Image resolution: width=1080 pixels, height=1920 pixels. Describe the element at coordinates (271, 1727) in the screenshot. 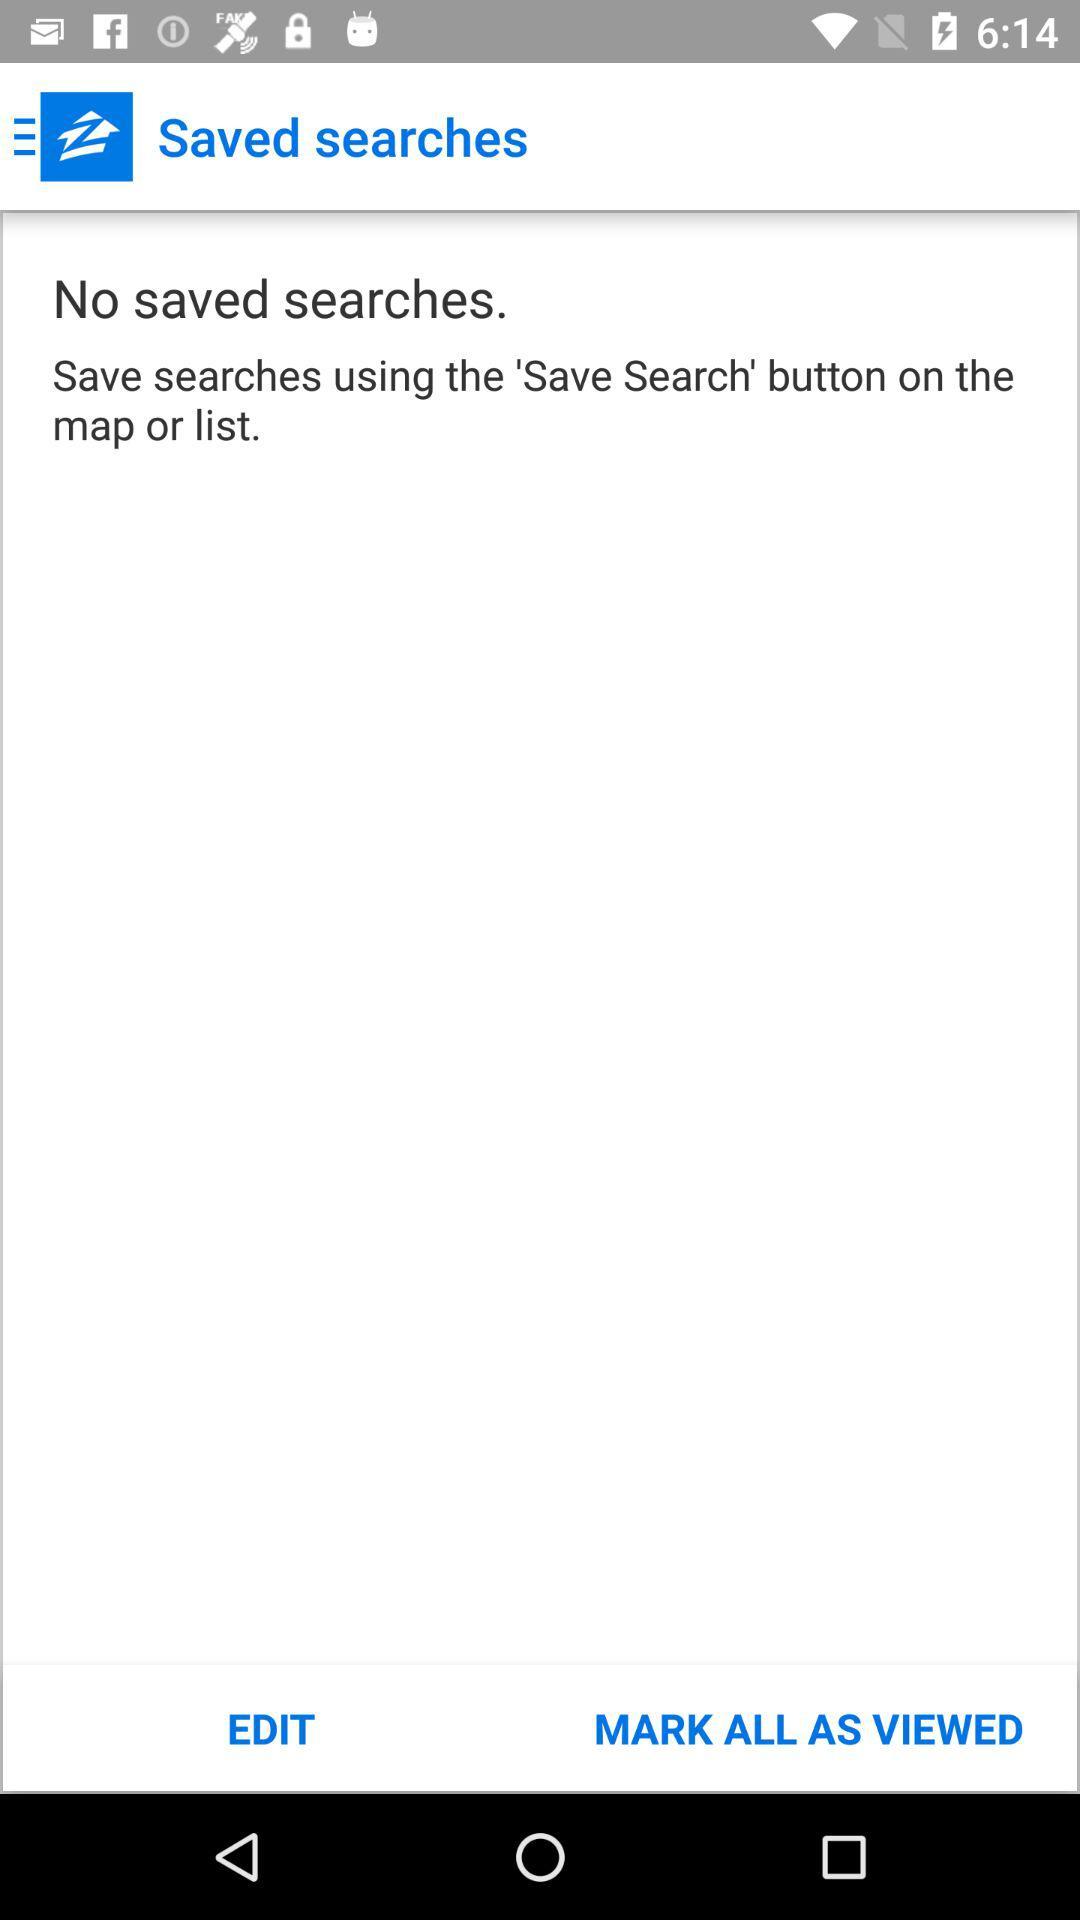

I see `the item next to the mark all as icon` at that location.